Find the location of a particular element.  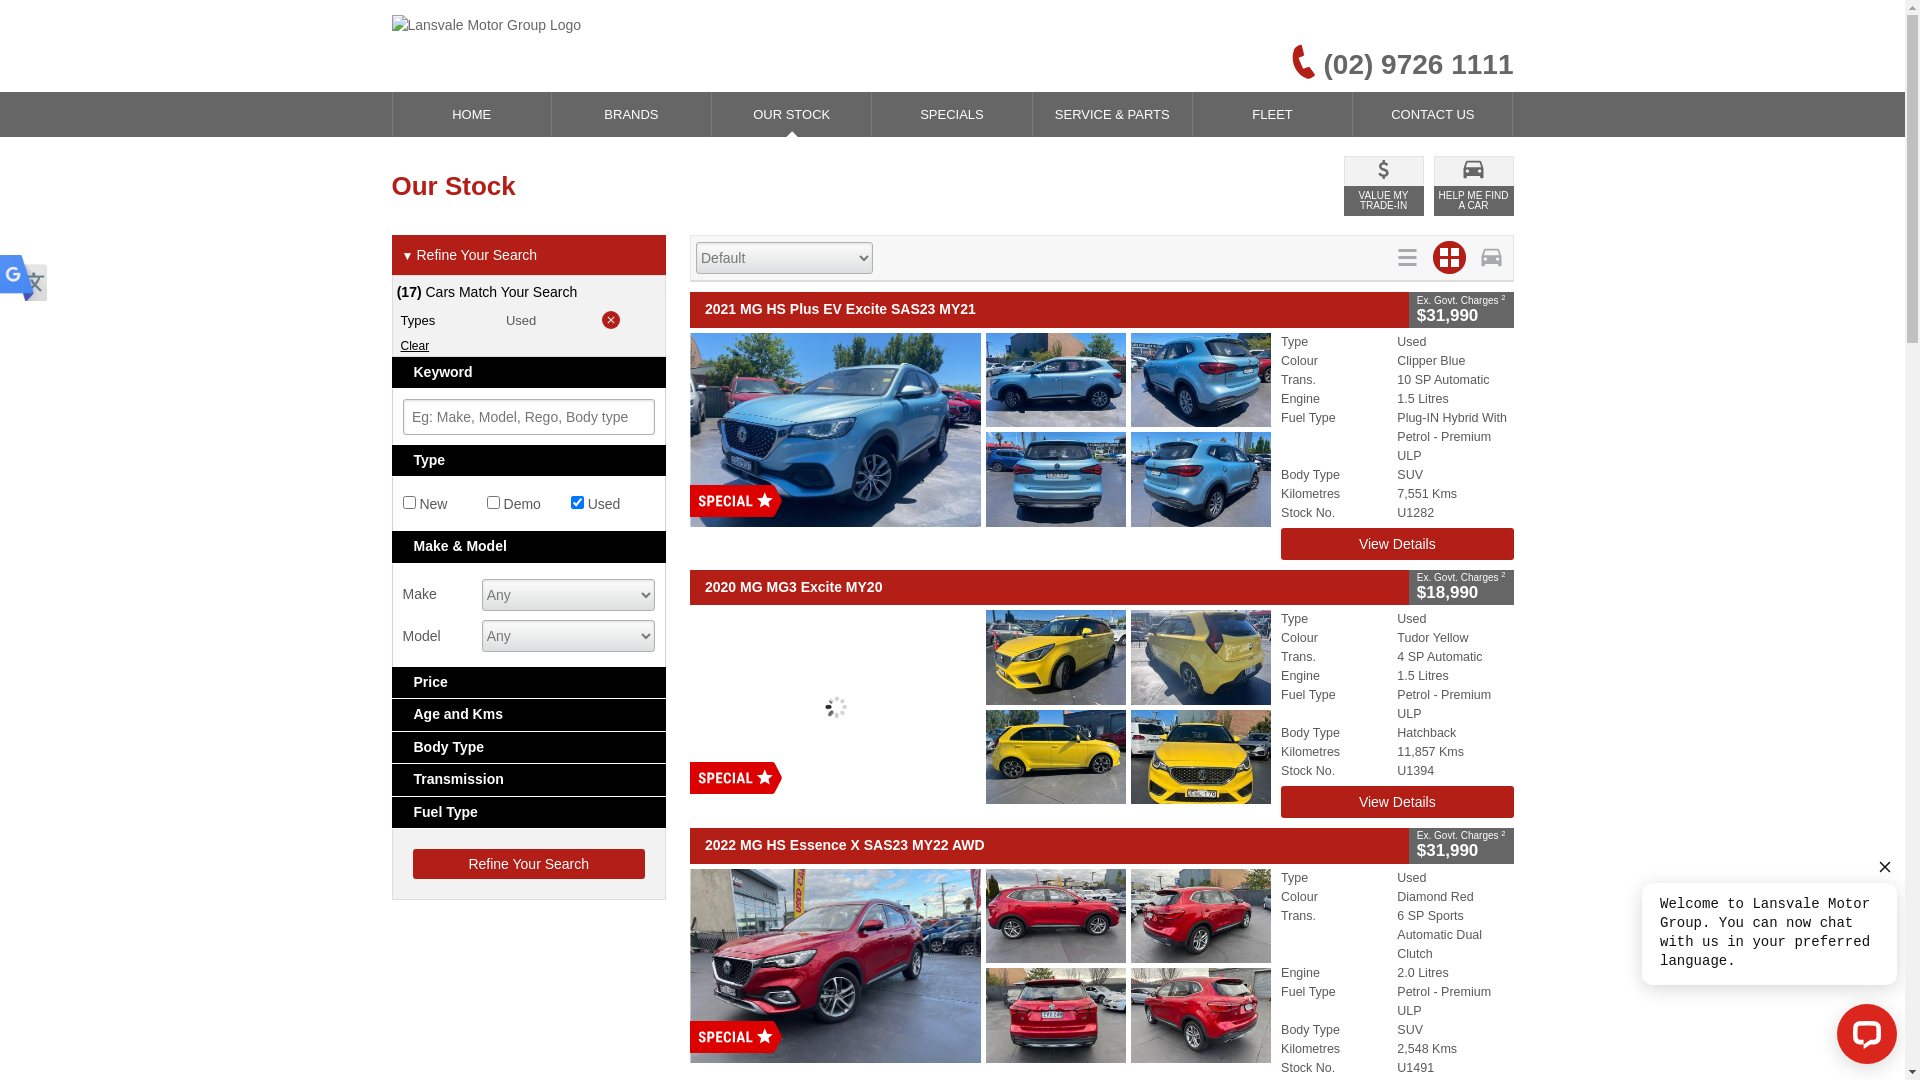

'SPECIALS' is located at coordinates (950, 114).